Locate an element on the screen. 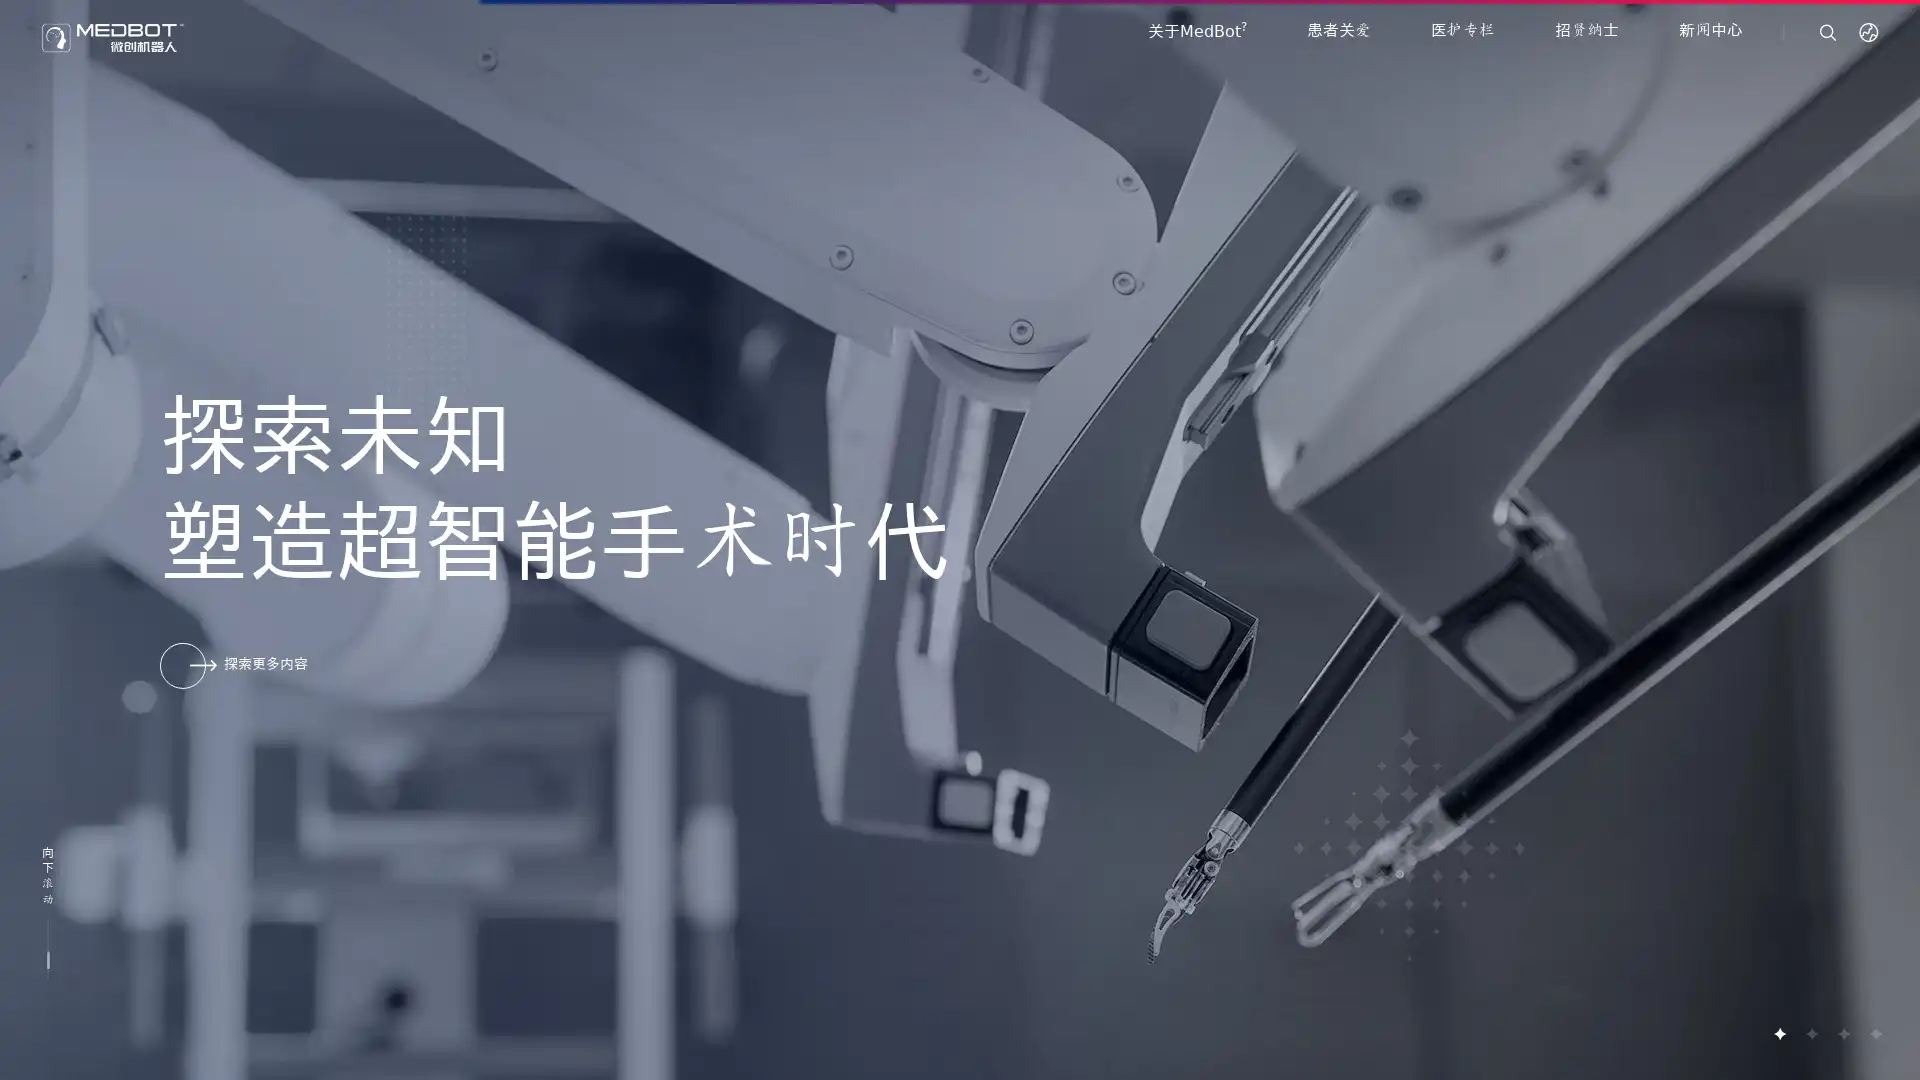 This screenshot has height=1080, width=1920. Go to slide 3 is located at coordinates (1842, 1033).